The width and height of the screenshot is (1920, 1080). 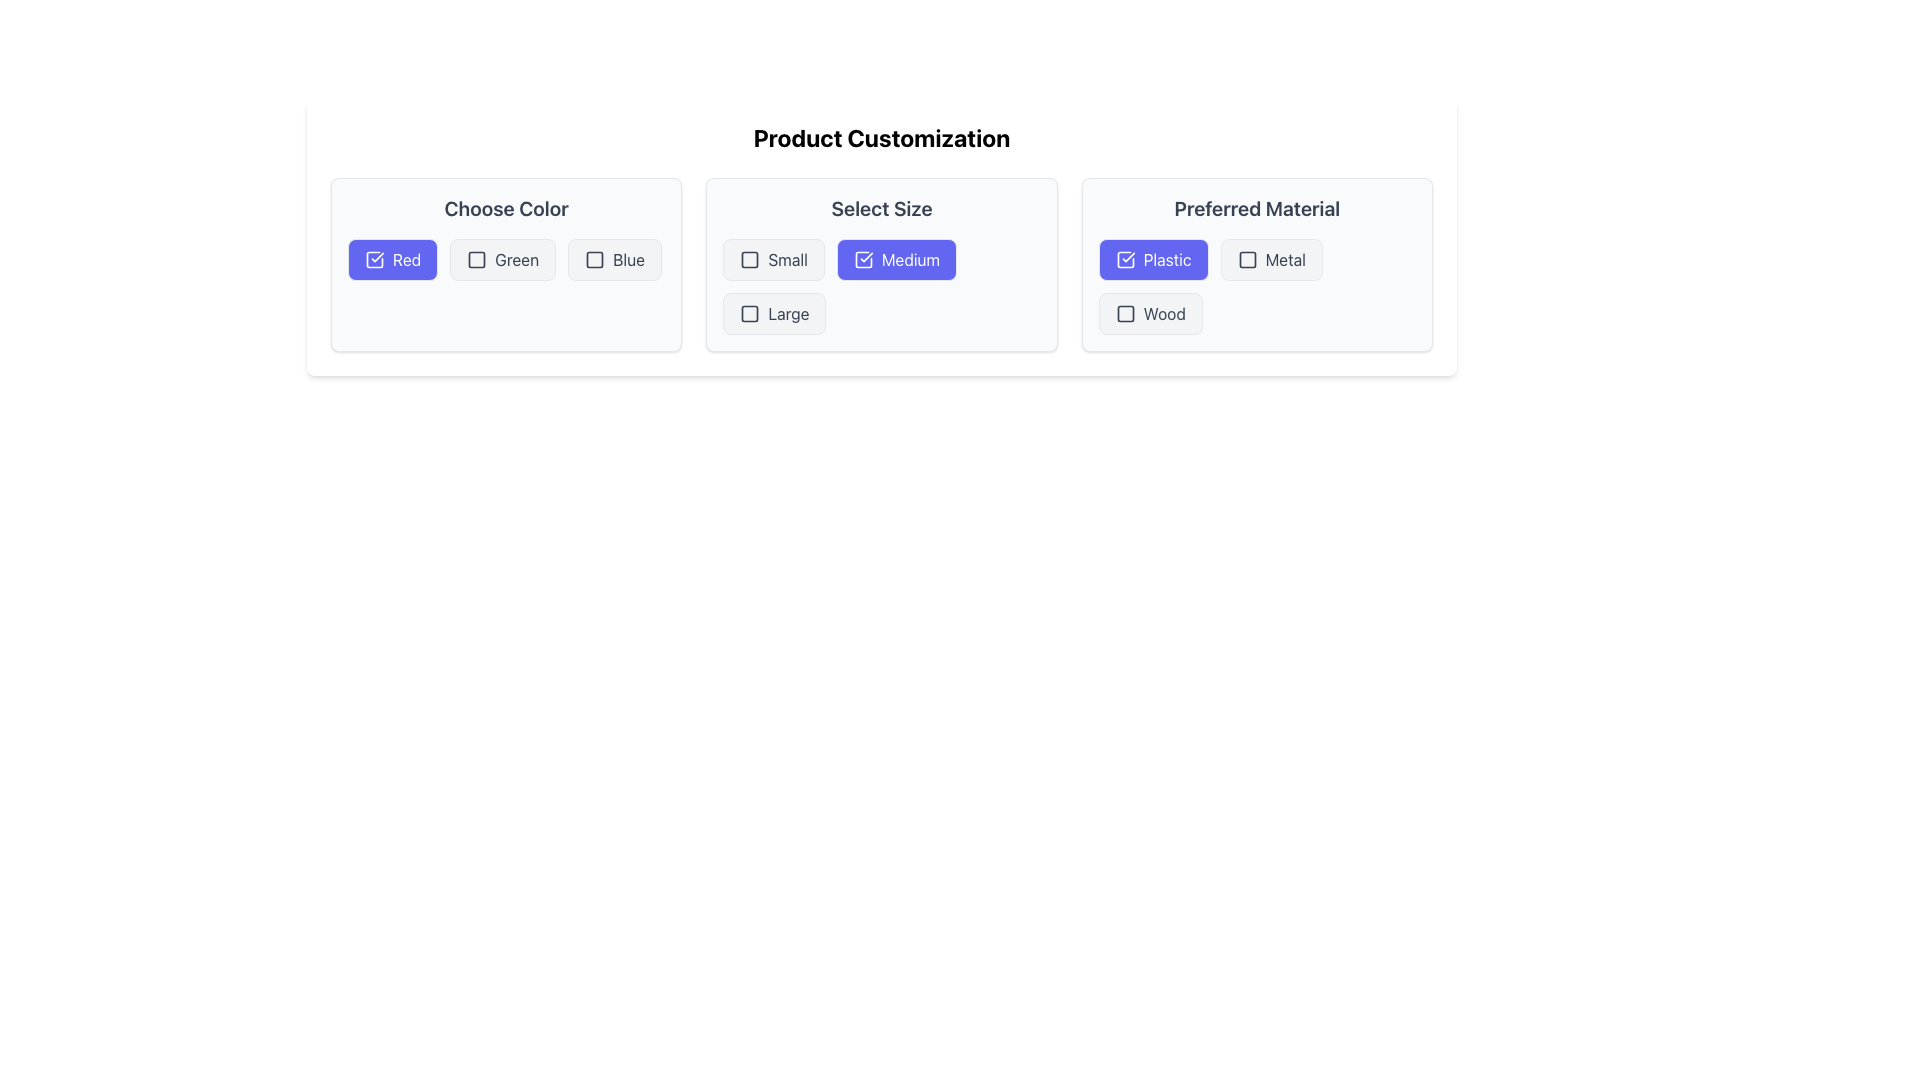 What do you see at coordinates (594, 258) in the screenshot?
I see `the checkbox for selecting the 'Blue' color option, which is located to the left of the text label 'Blue' in the 'Choose Color' group` at bounding box center [594, 258].